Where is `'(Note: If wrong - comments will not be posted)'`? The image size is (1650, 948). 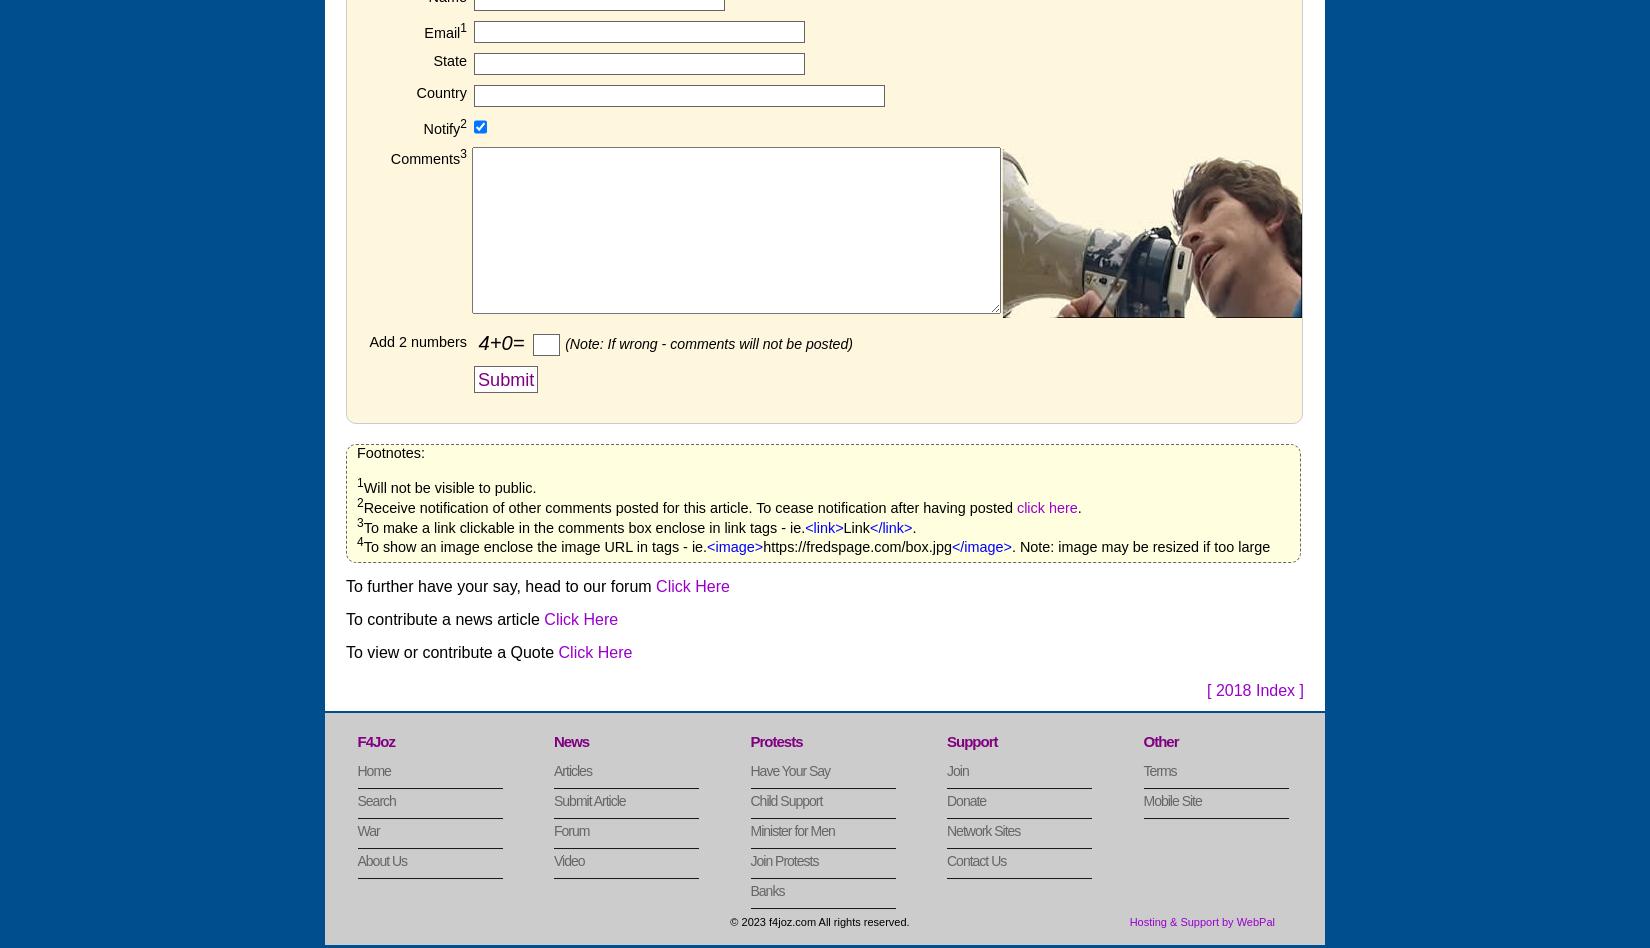 '(Note: If wrong - comments will not be posted)' is located at coordinates (707, 342).